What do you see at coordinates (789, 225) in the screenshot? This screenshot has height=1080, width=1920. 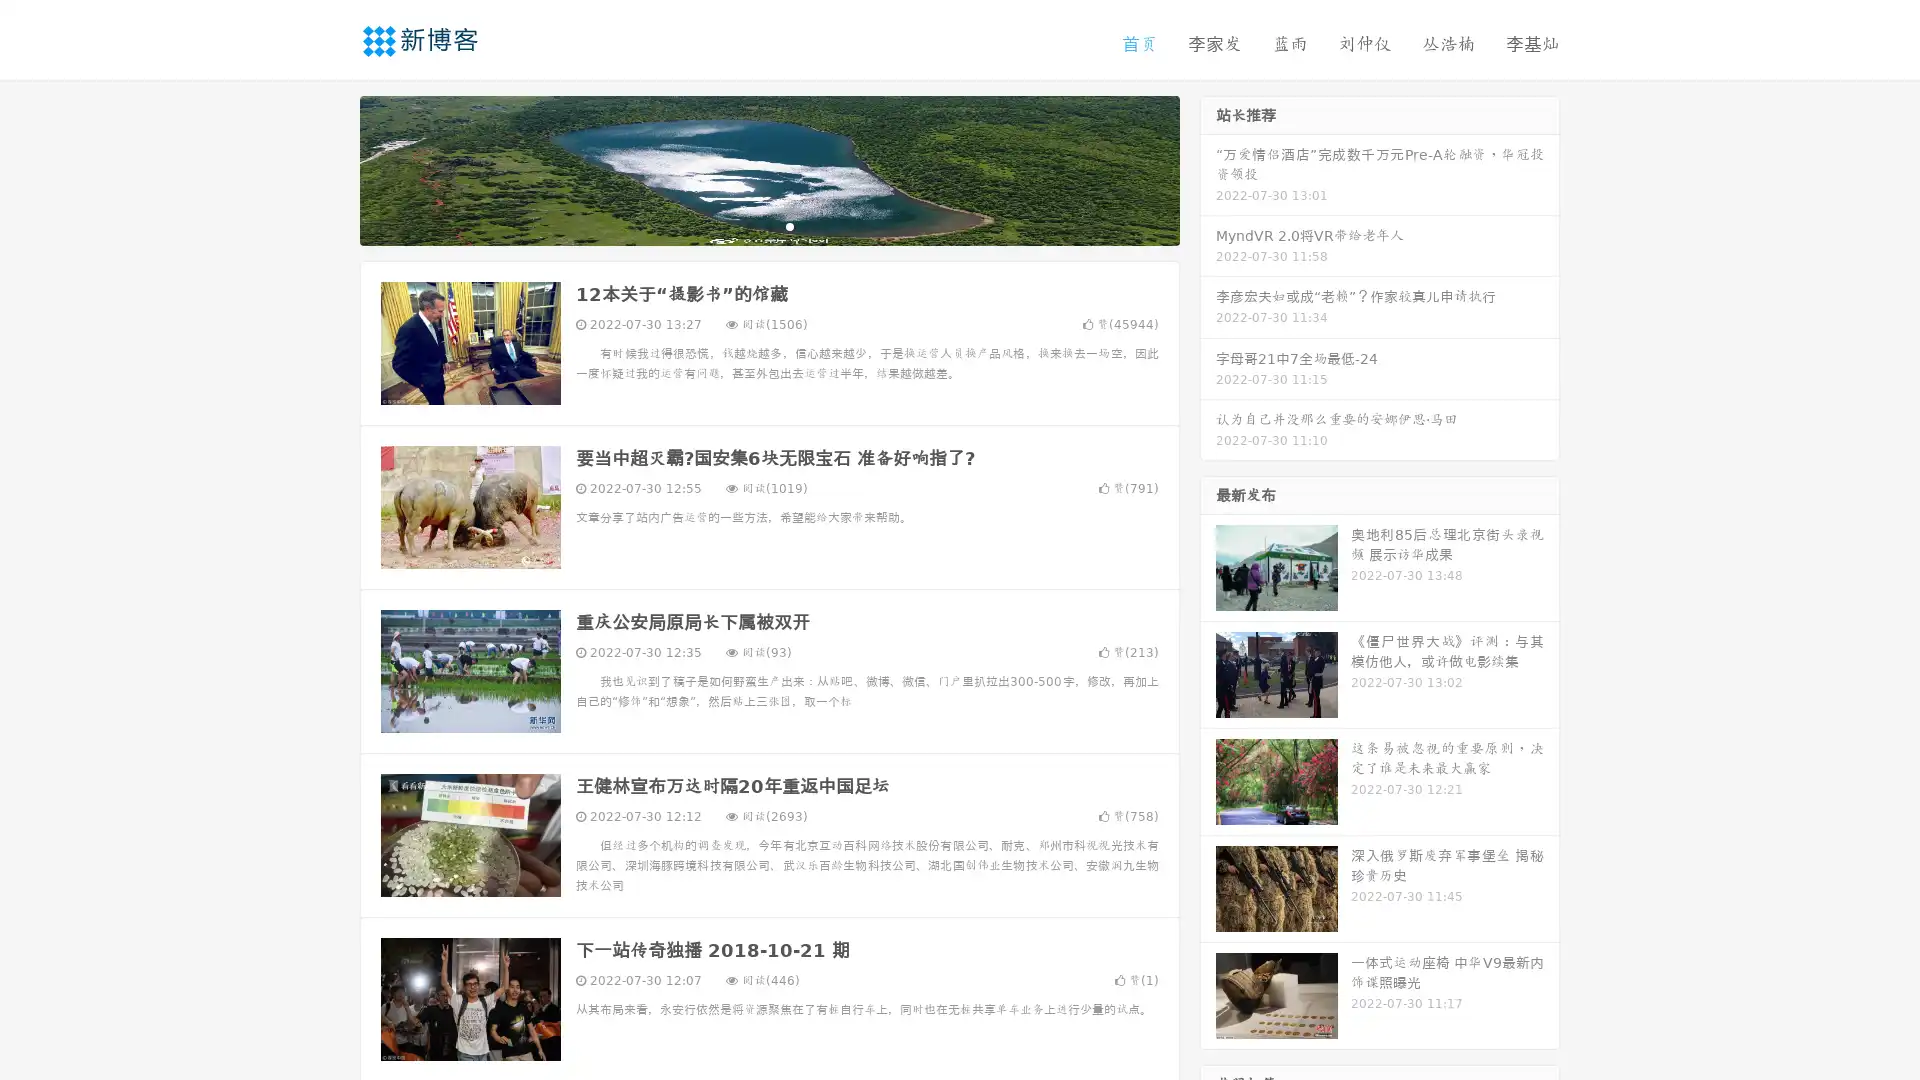 I see `Go to slide 3` at bounding box center [789, 225].